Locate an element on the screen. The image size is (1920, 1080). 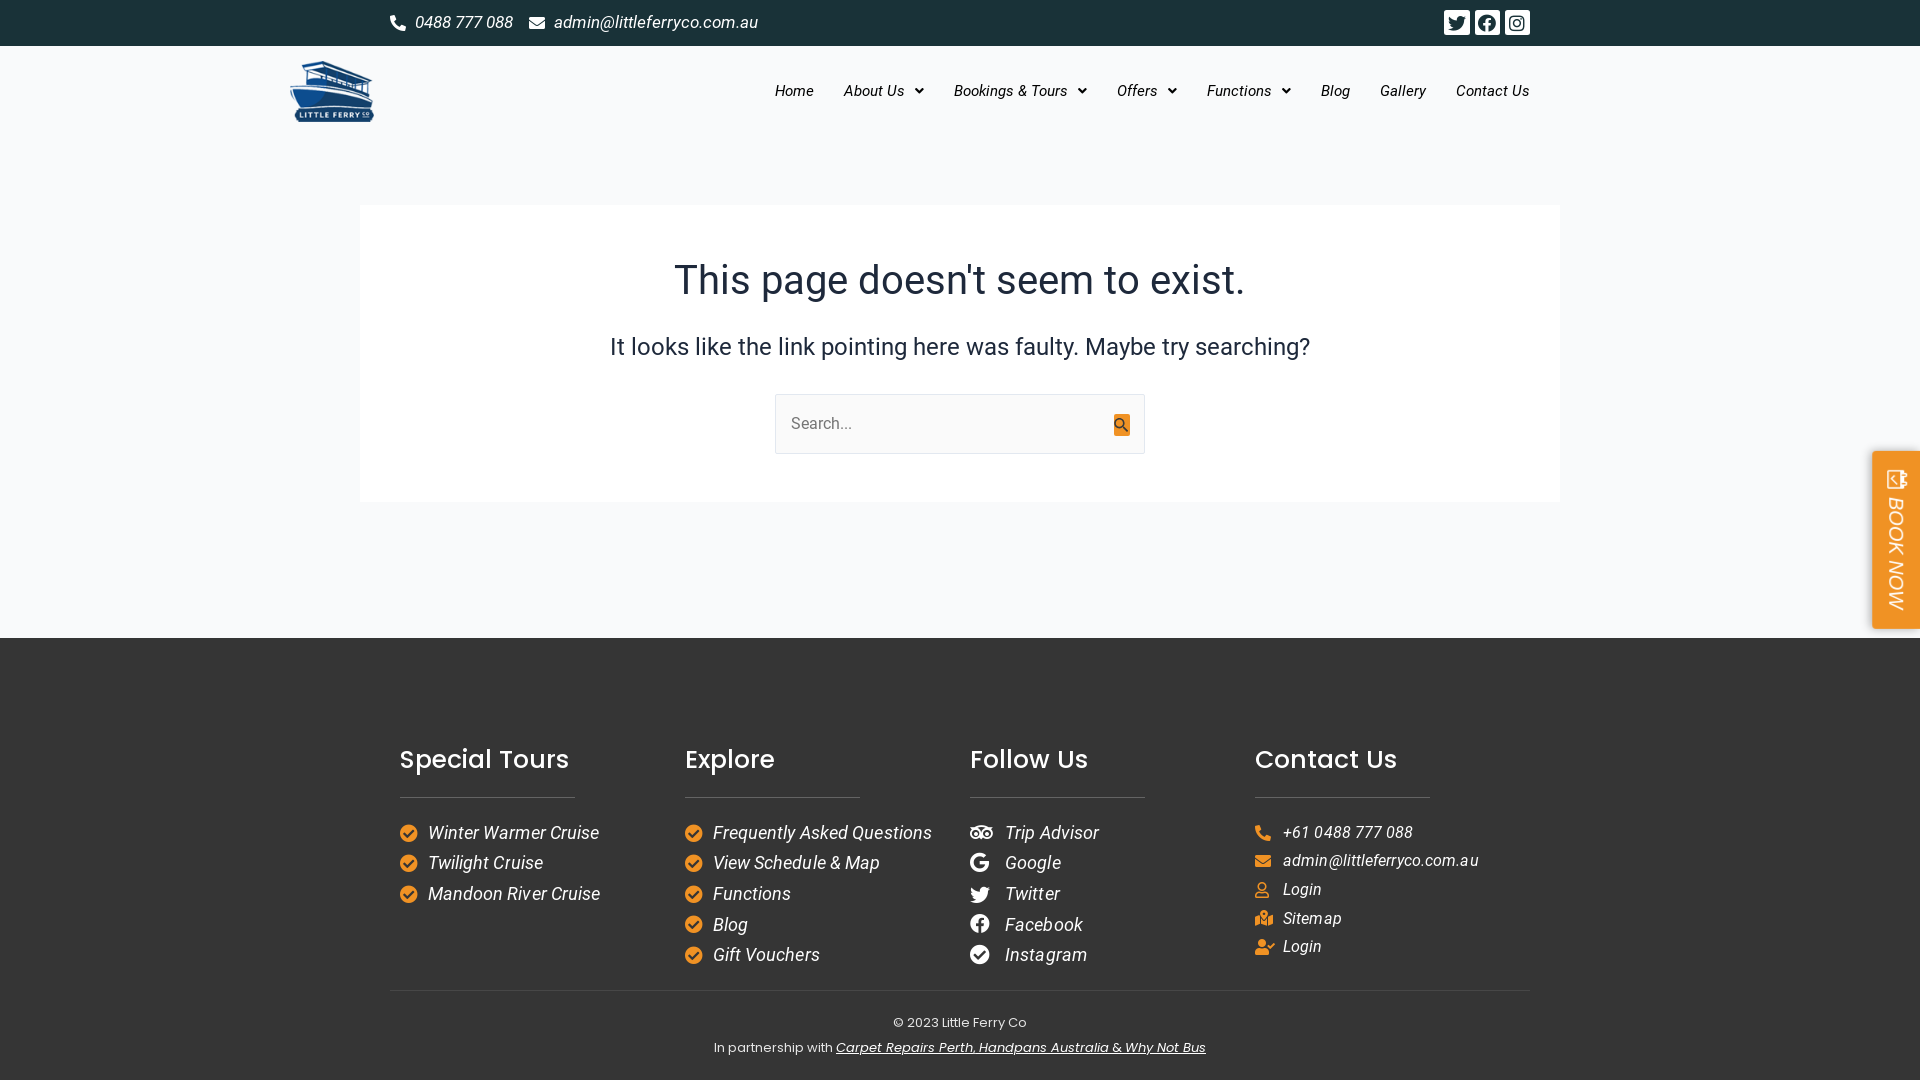
'View Schedule & Map' is located at coordinates (817, 862).